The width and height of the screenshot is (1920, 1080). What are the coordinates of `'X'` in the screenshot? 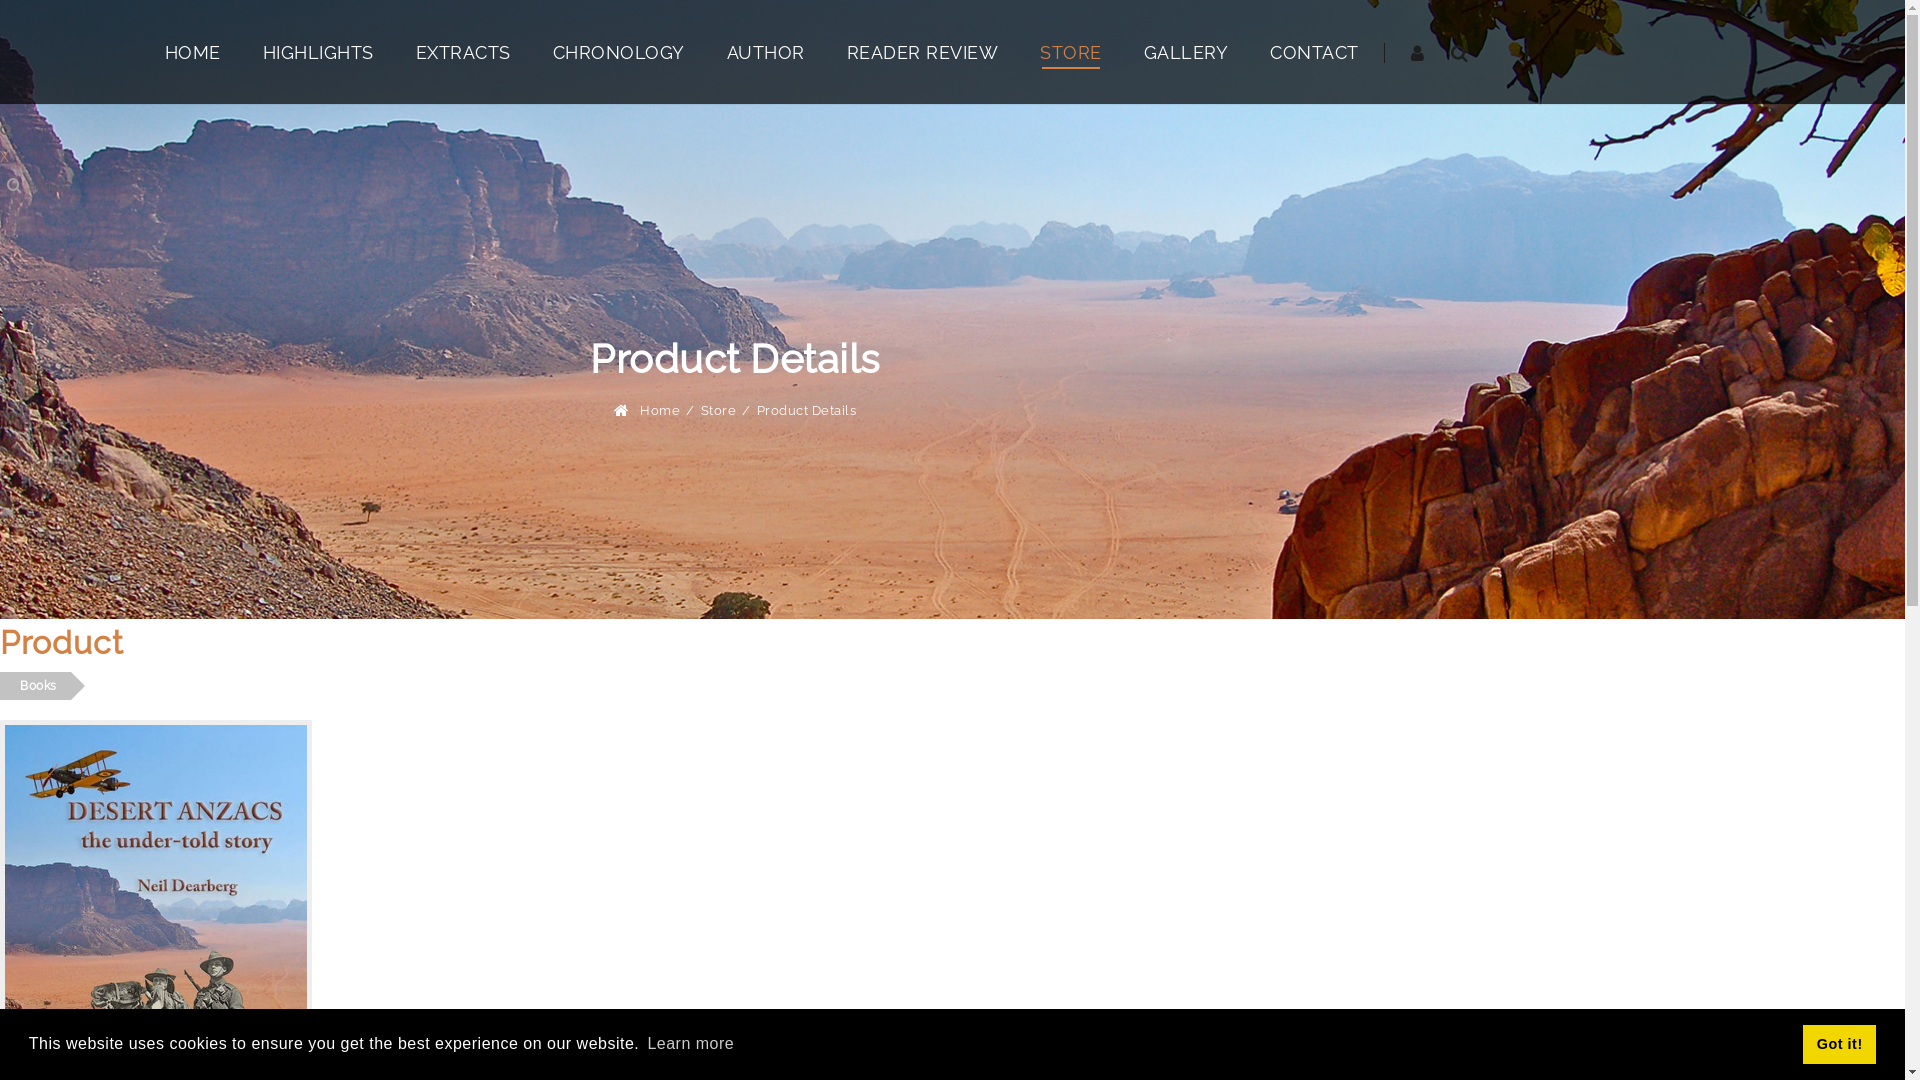 It's located at (0, 156).